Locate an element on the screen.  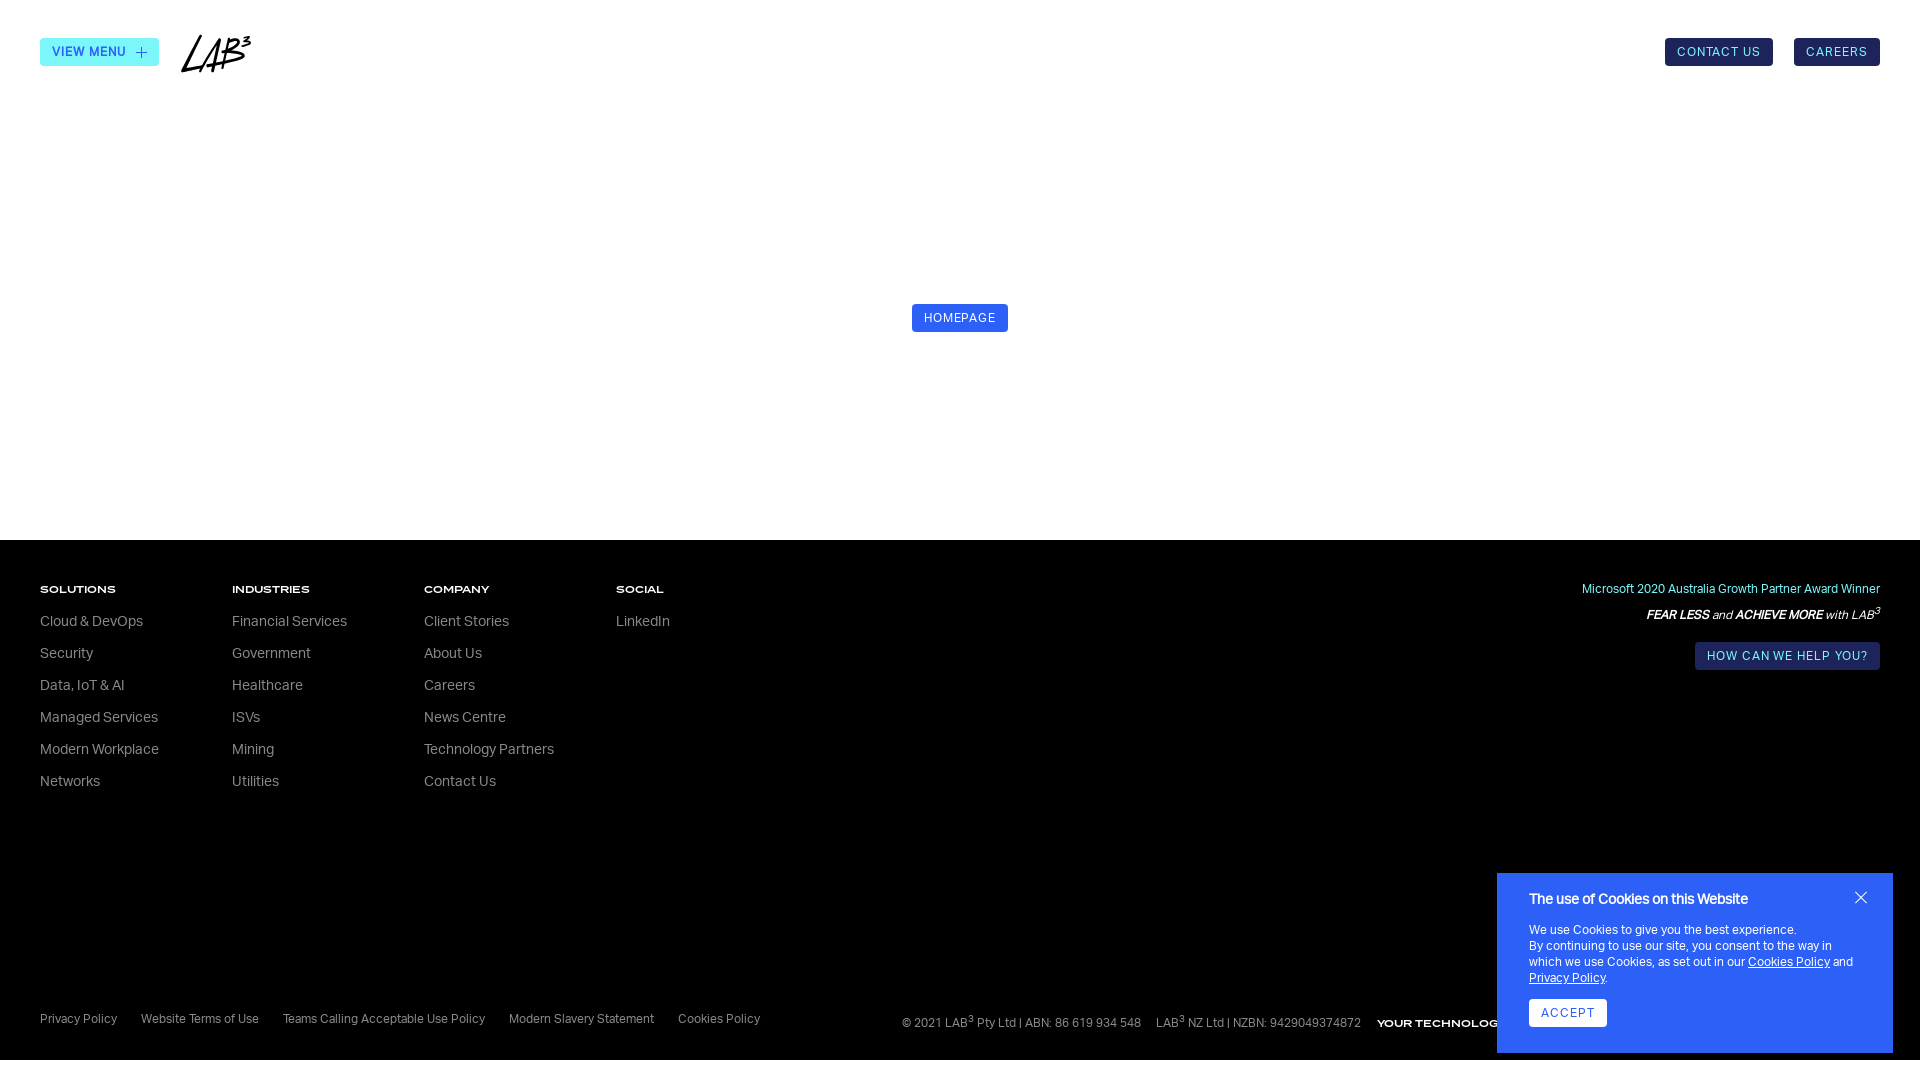
'Cookies Policy' is located at coordinates (1746, 960).